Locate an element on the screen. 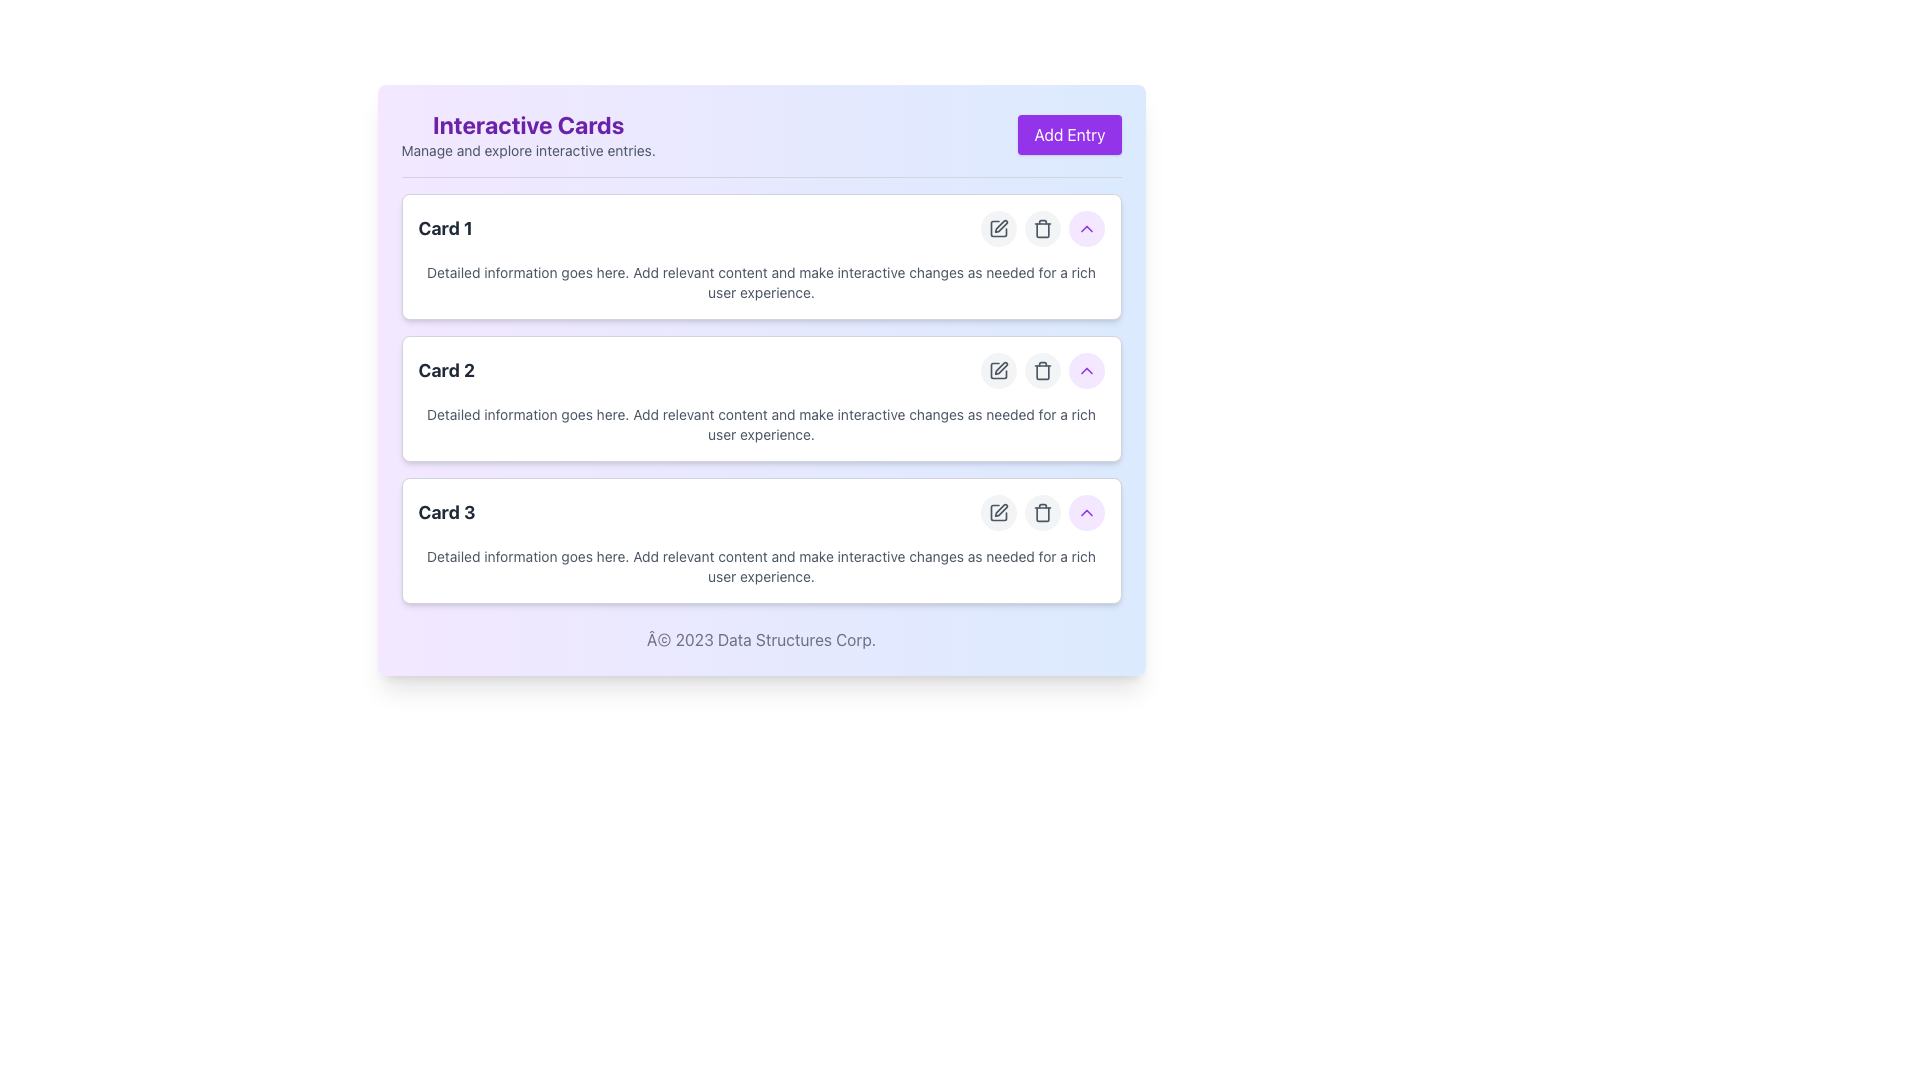 Image resolution: width=1920 pixels, height=1080 pixels. the delete button with an SVG icon located in the second card of a vertical list of cards, positioned at the right edge within the card as the second button from the left in the button group is located at coordinates (1041, 370).